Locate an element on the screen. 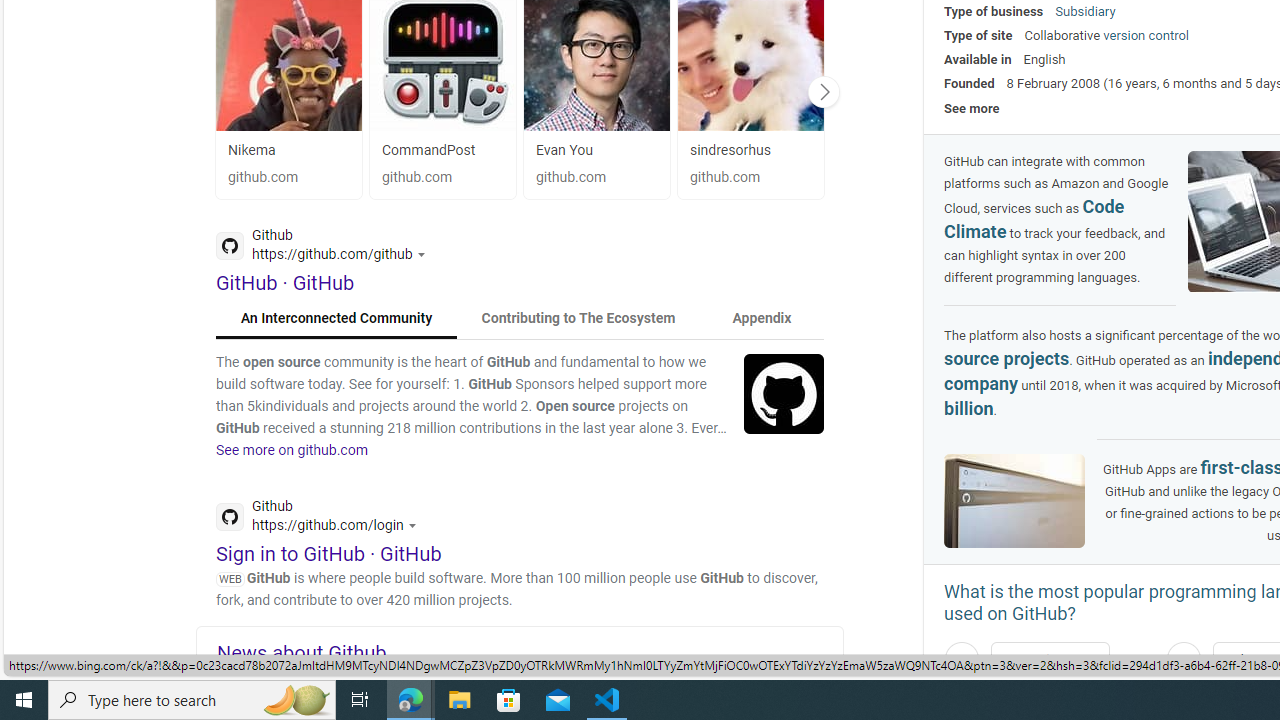 Image resolution: width=1280 pixels, height=720 pixels. 'Appendix' is located at coordinates (760, 317).